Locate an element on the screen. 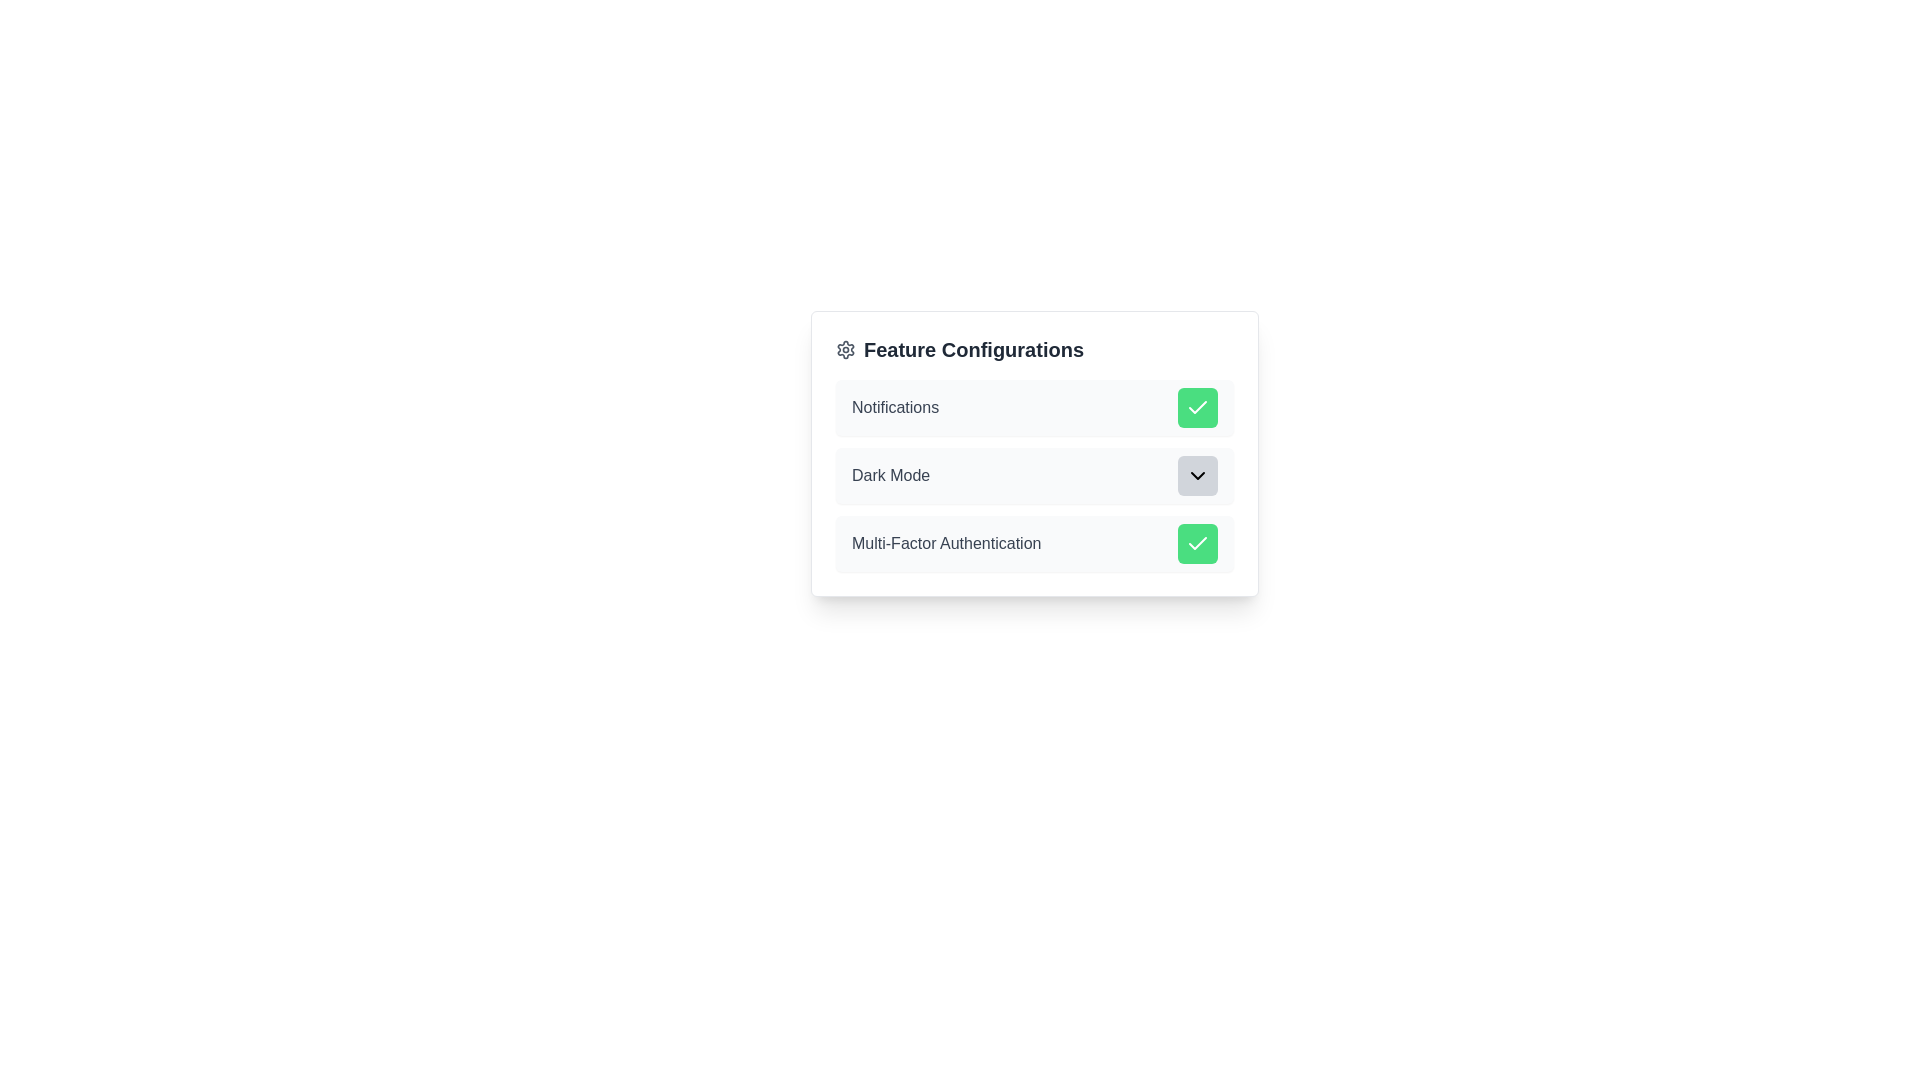 This screenshot has height=1080, width=1920. the enabled status represented by the checkmark icon, which is a white checkmark on a green circular background located in the bottom-right section of the 'Multi-Factor Authentication' option row is located at coordinates (1198, 543).